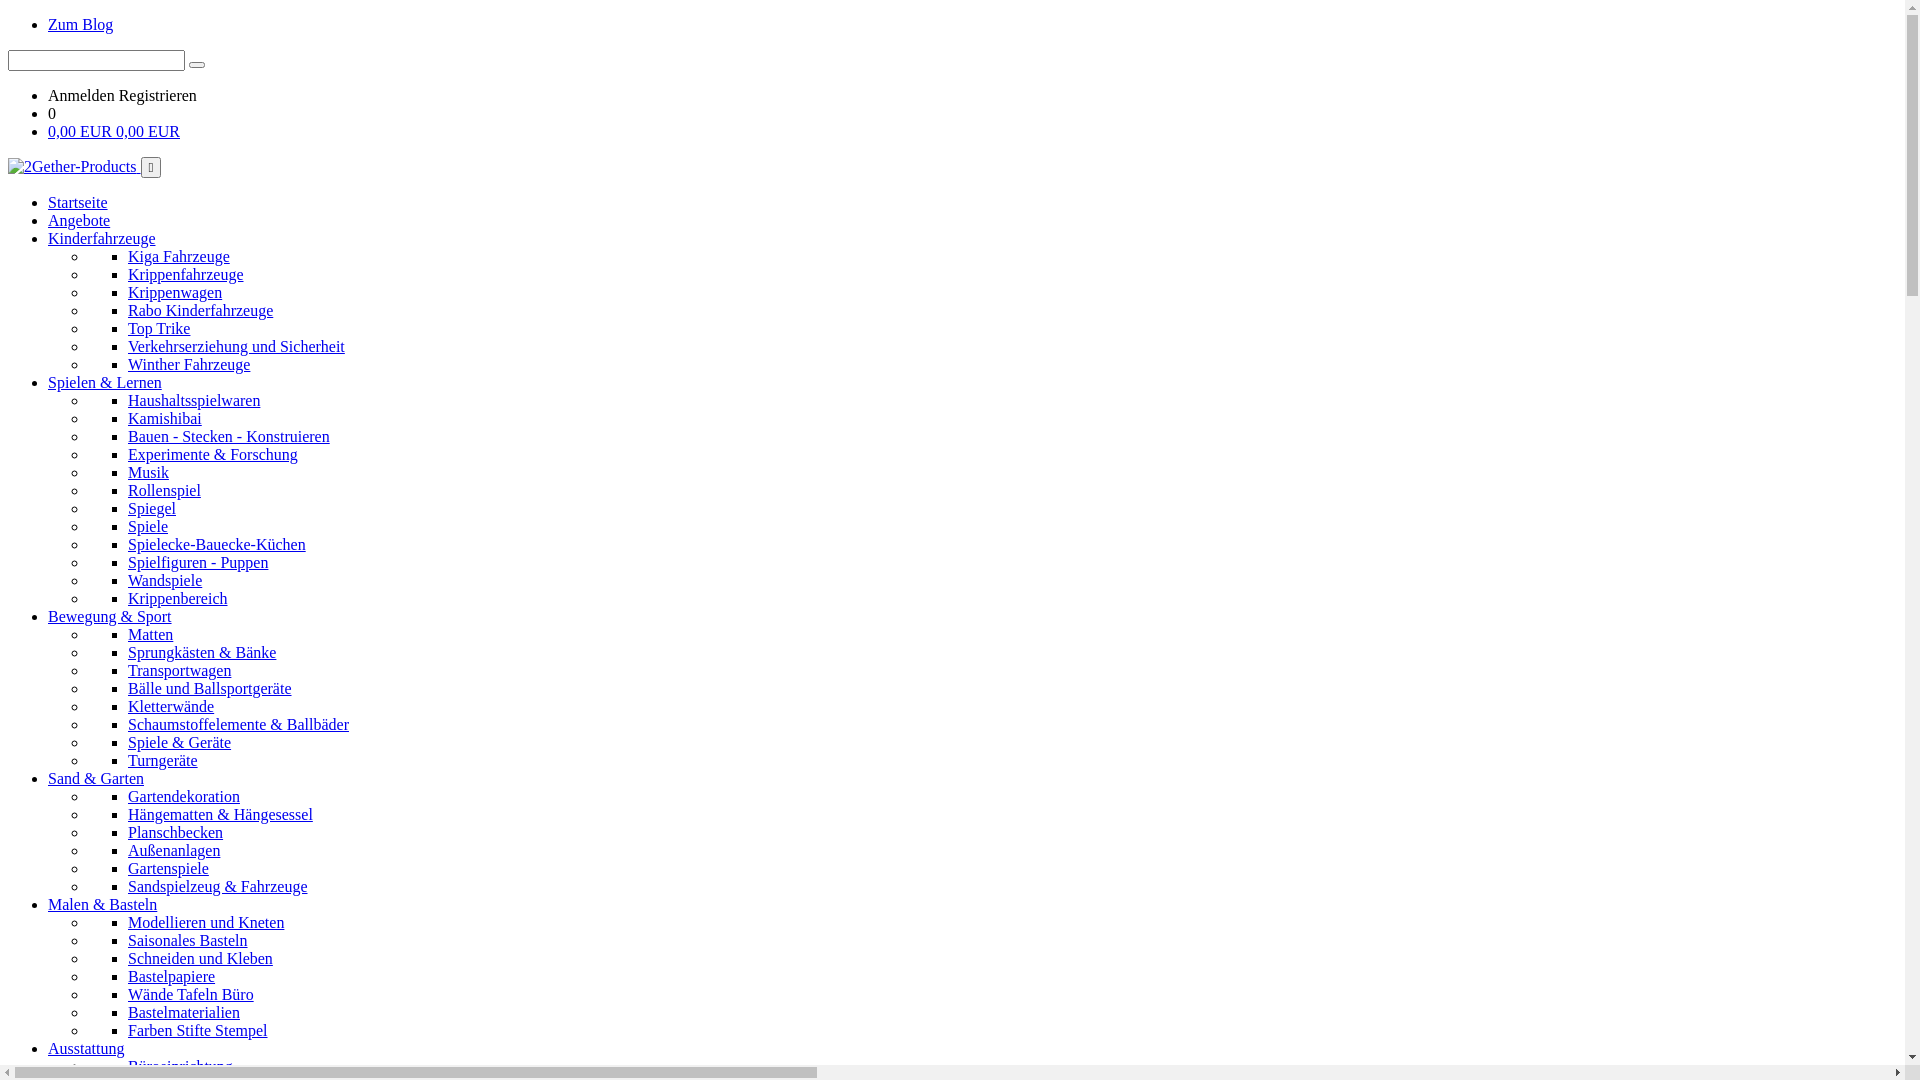  What do you see at coordinates (212, 454) in the screenshot?
I see `'Experimente & Forschung'` at bounding box center [212, 454].